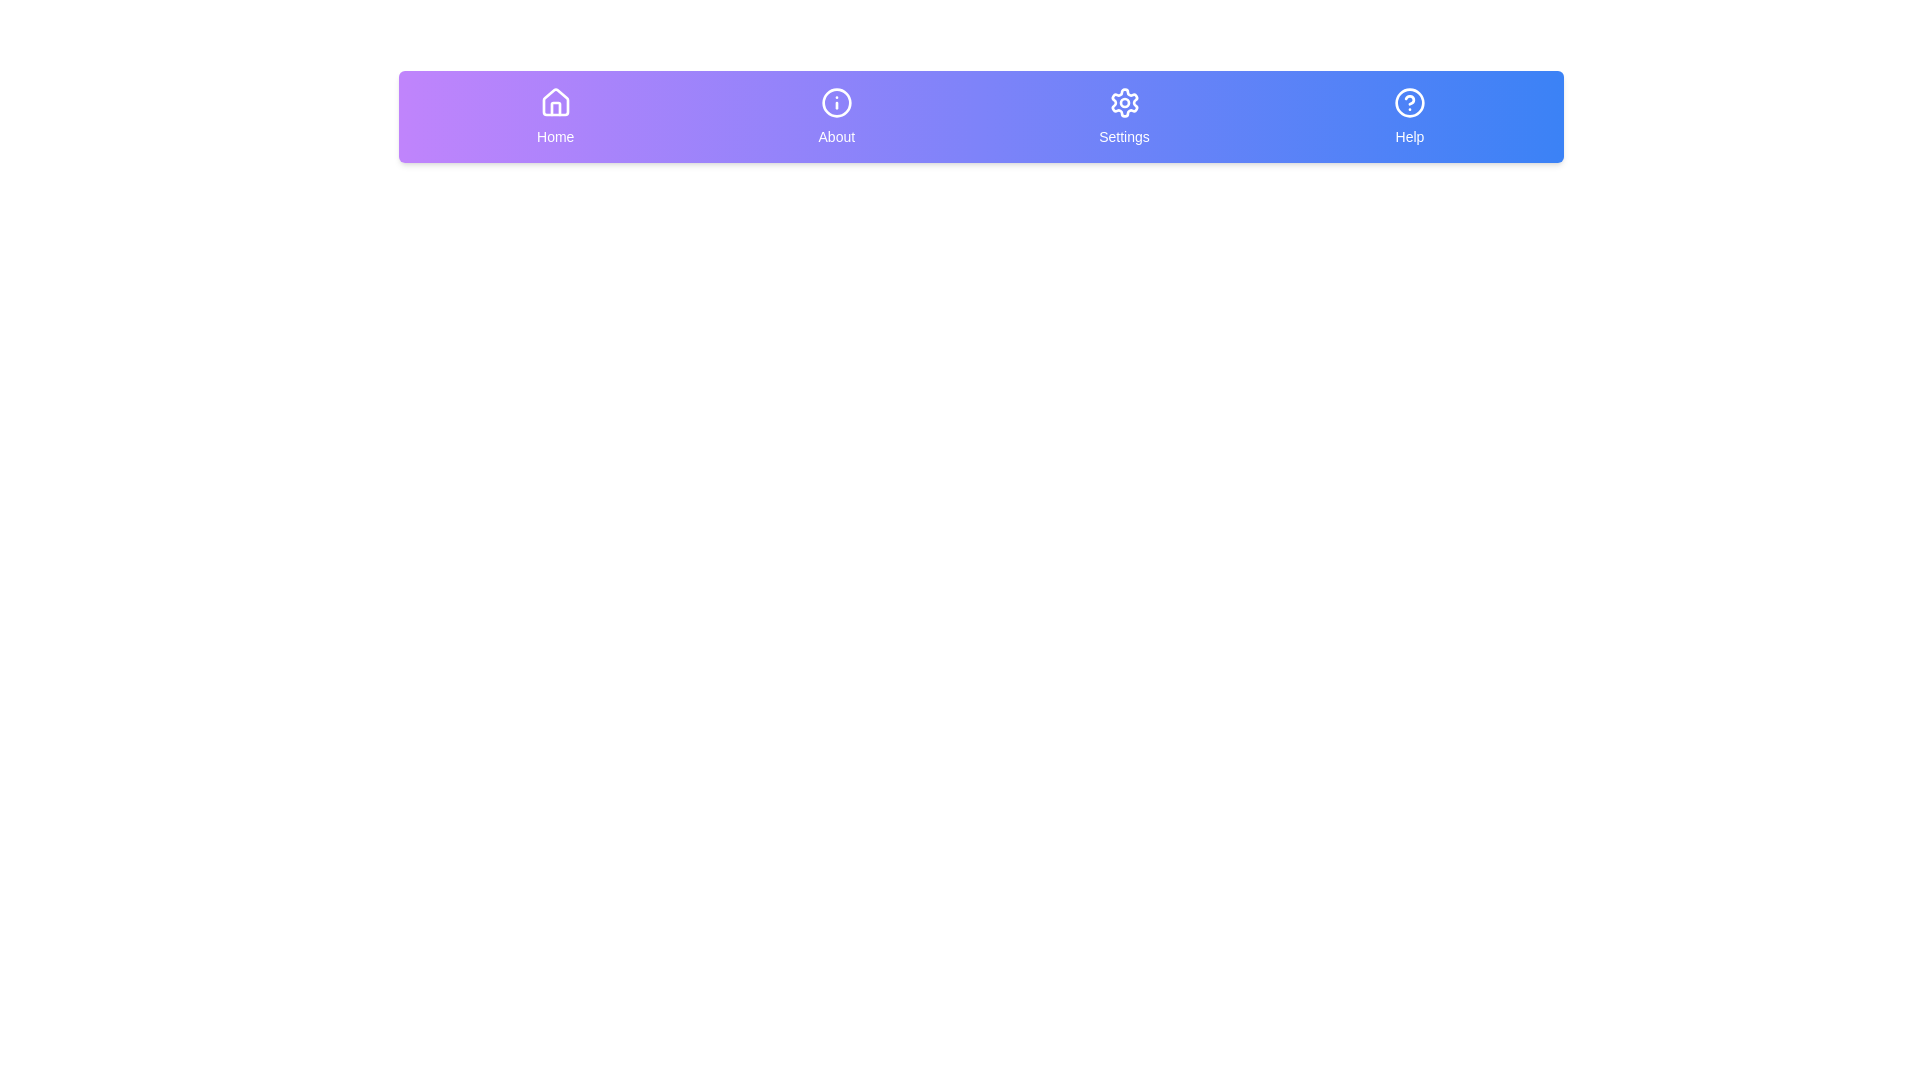 This screenshot has height=1080, width=1920. Describe the element at coordinates (555, 102) in the screenshot. I see `the house icon located in the top navigation menu bar, which is the first button from the left and has a purple gradient design, accompanied by the text 'Home'` at that location.